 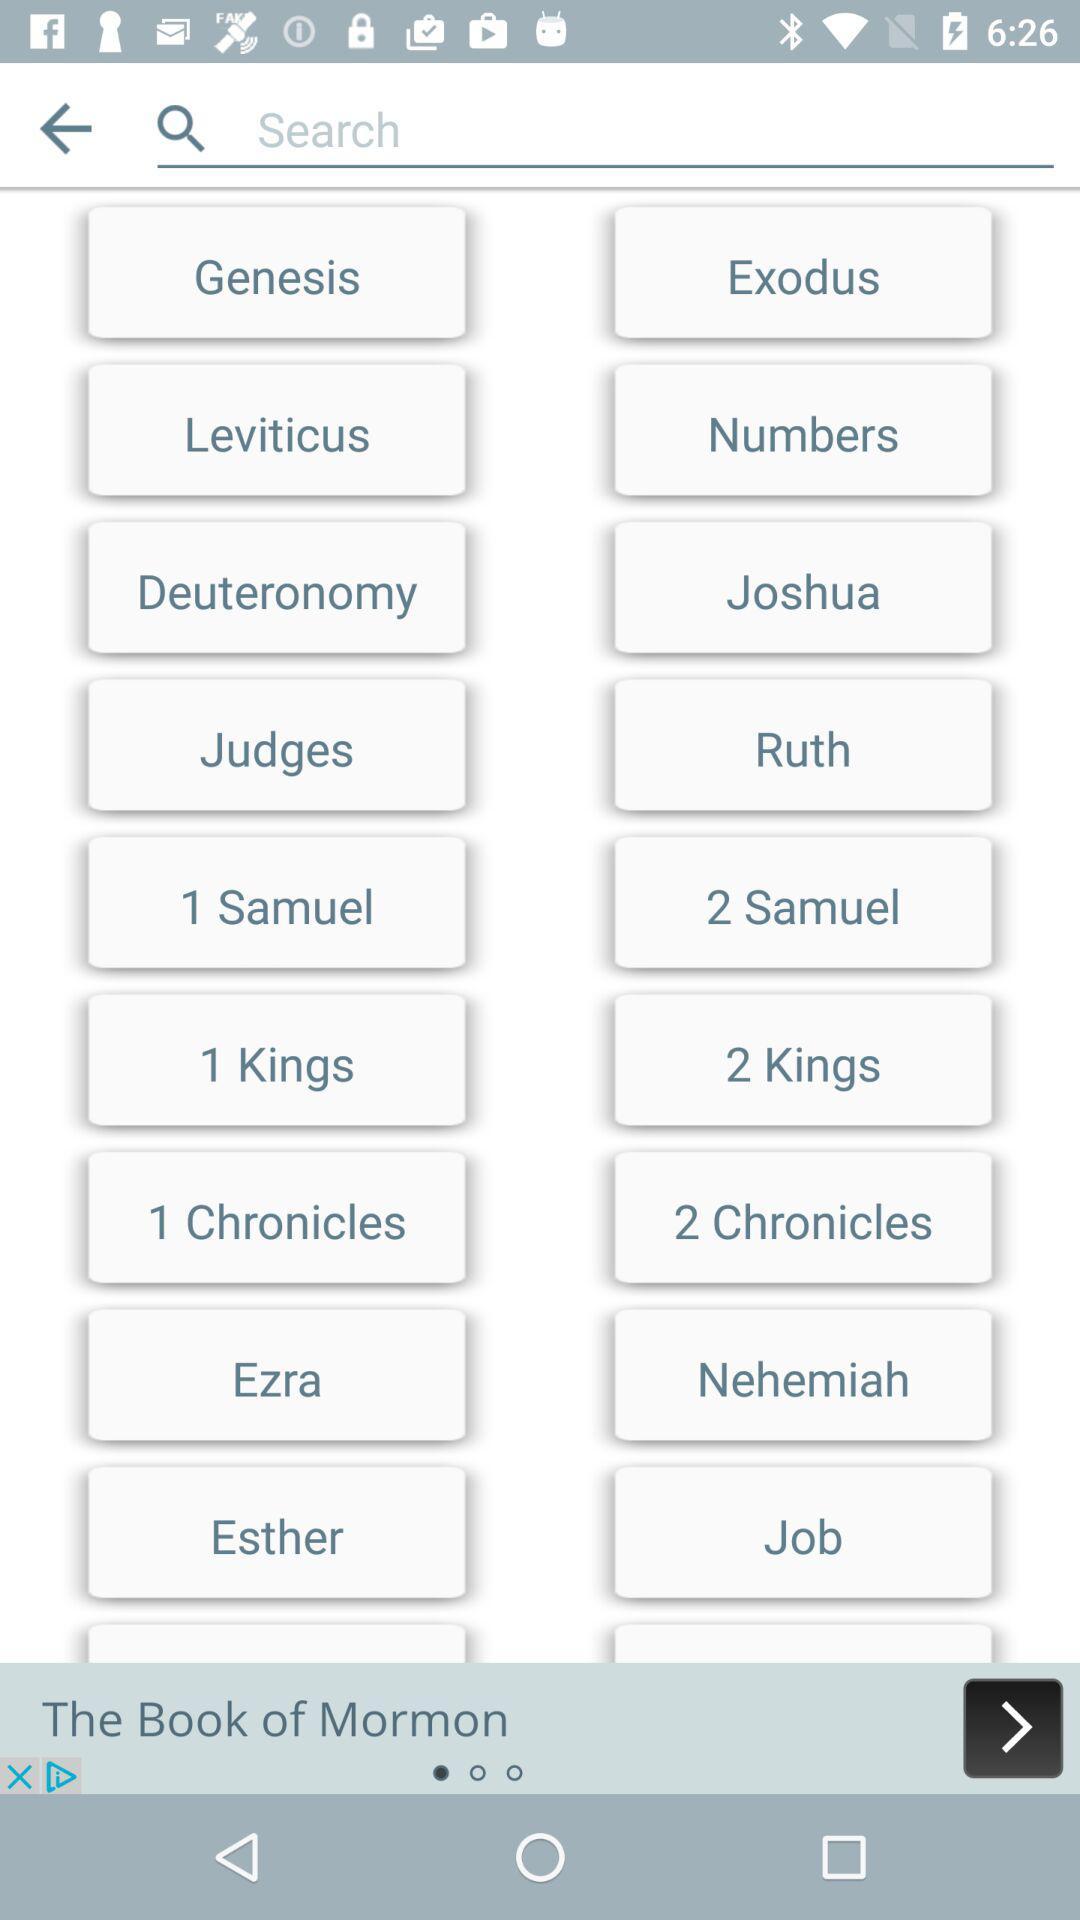 What do you see at coordinates (655, 127) in the screenshot?
I see `search term` at bounding box center [655, 127].